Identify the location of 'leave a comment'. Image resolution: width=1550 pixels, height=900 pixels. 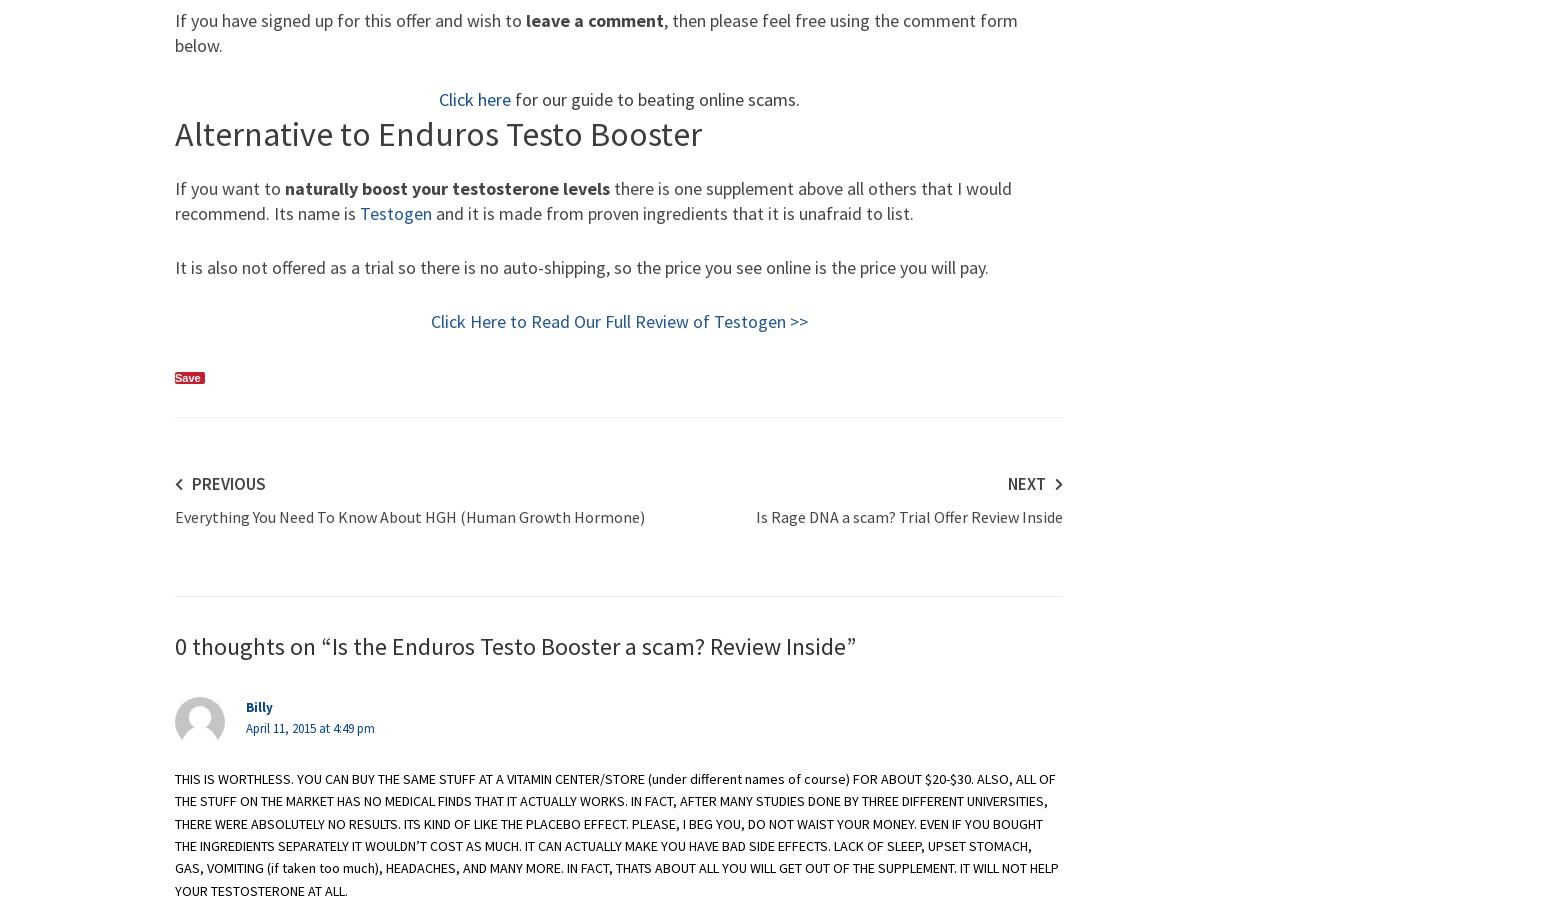
(525, 19).